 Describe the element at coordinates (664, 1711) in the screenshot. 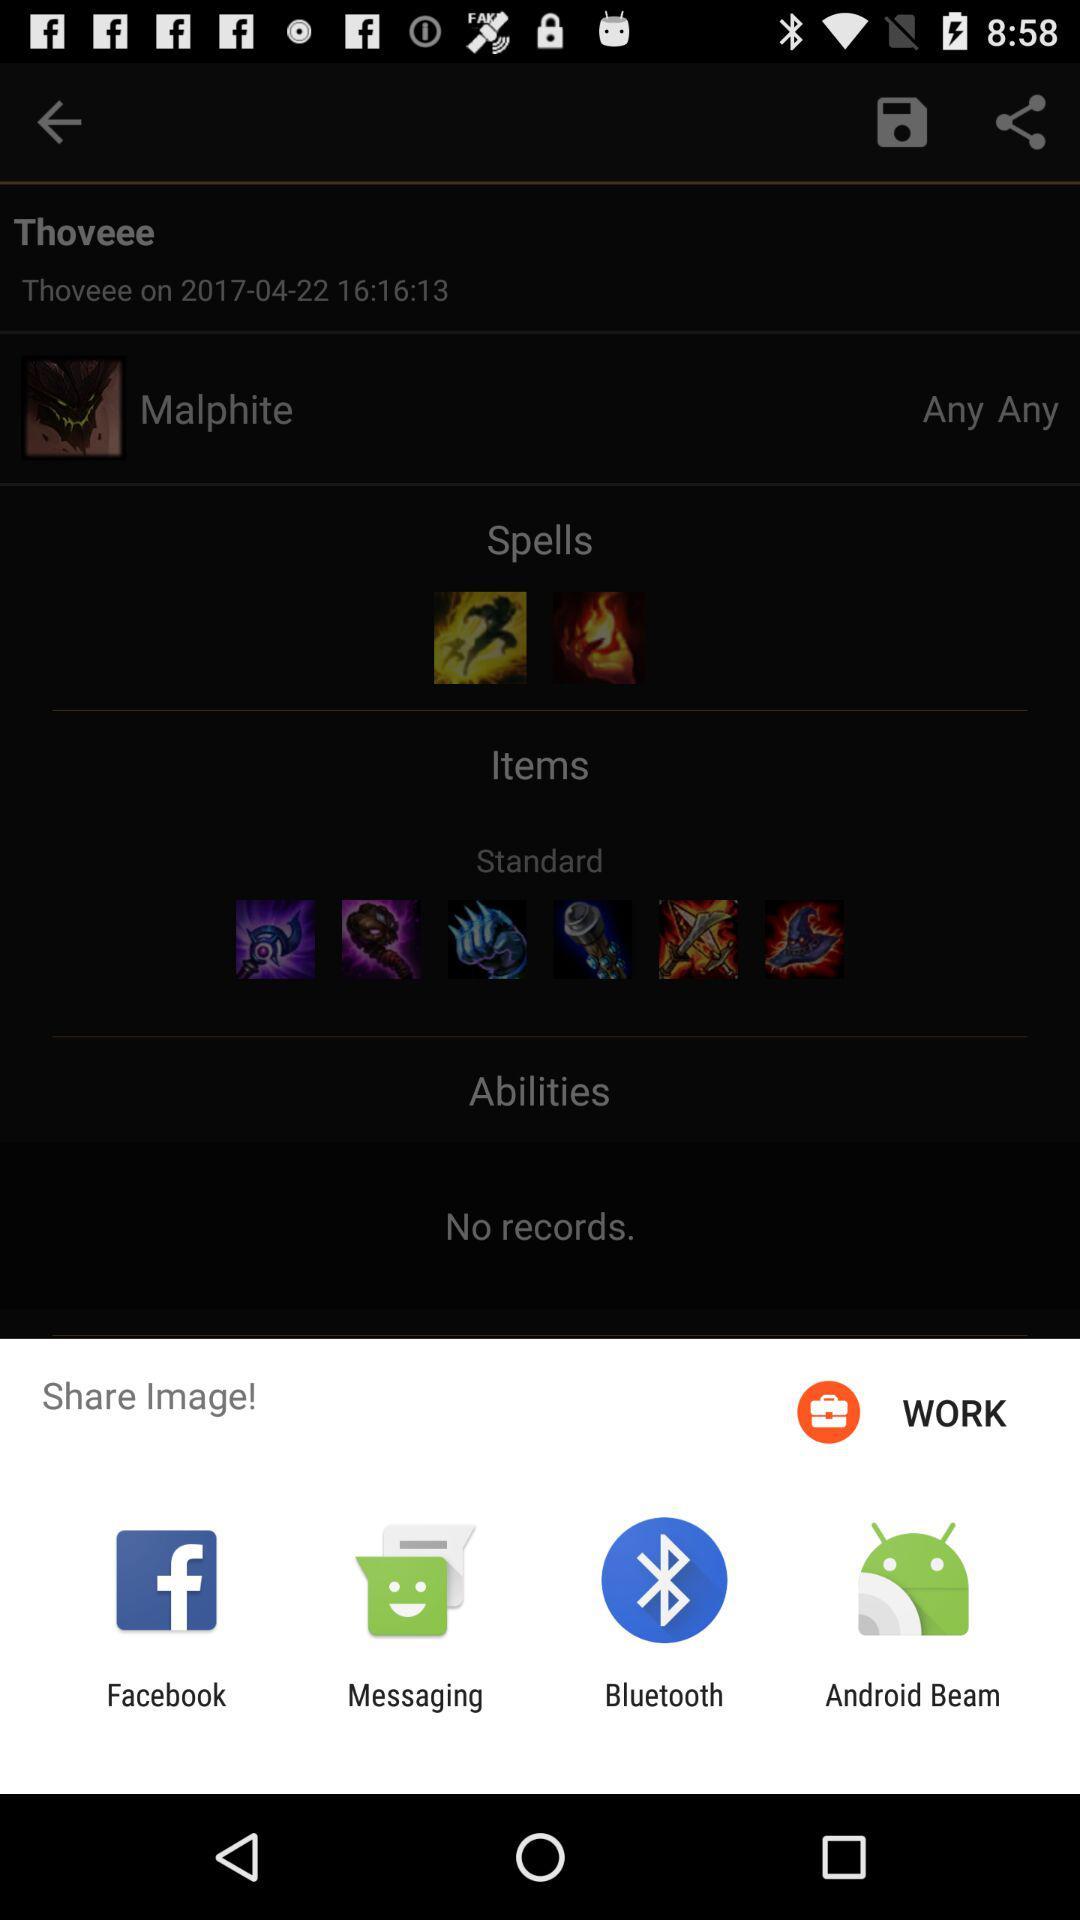

I see `the bluetooth` at that location.